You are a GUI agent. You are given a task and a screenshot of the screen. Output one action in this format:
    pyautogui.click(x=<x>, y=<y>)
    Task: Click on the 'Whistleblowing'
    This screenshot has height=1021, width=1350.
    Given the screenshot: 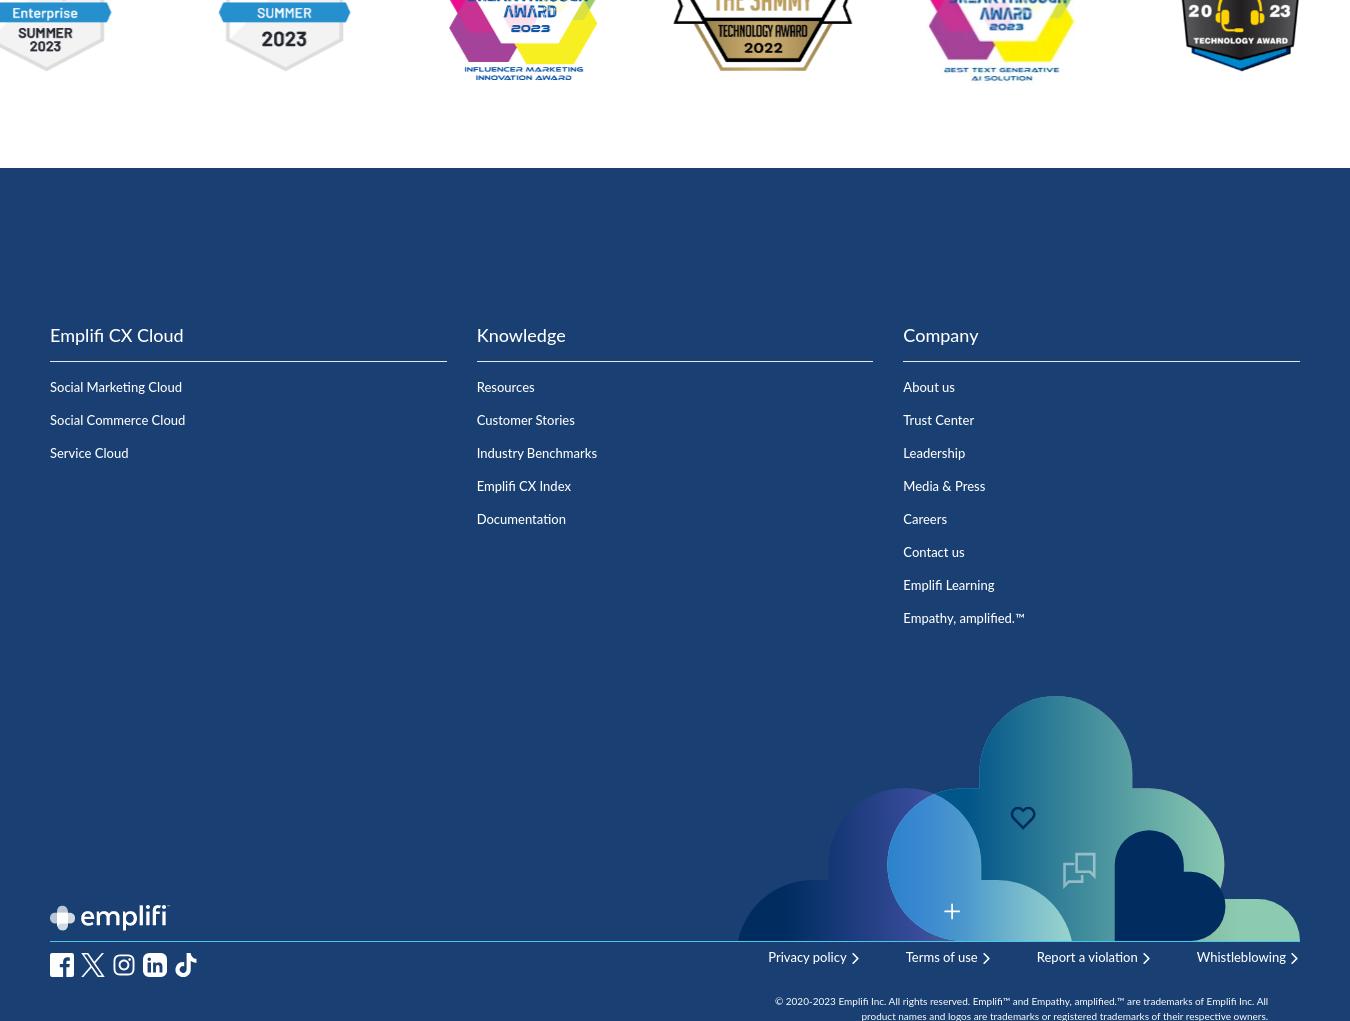 What is the action you would take?
    pyautogui.click(x=1241, y=956)
    